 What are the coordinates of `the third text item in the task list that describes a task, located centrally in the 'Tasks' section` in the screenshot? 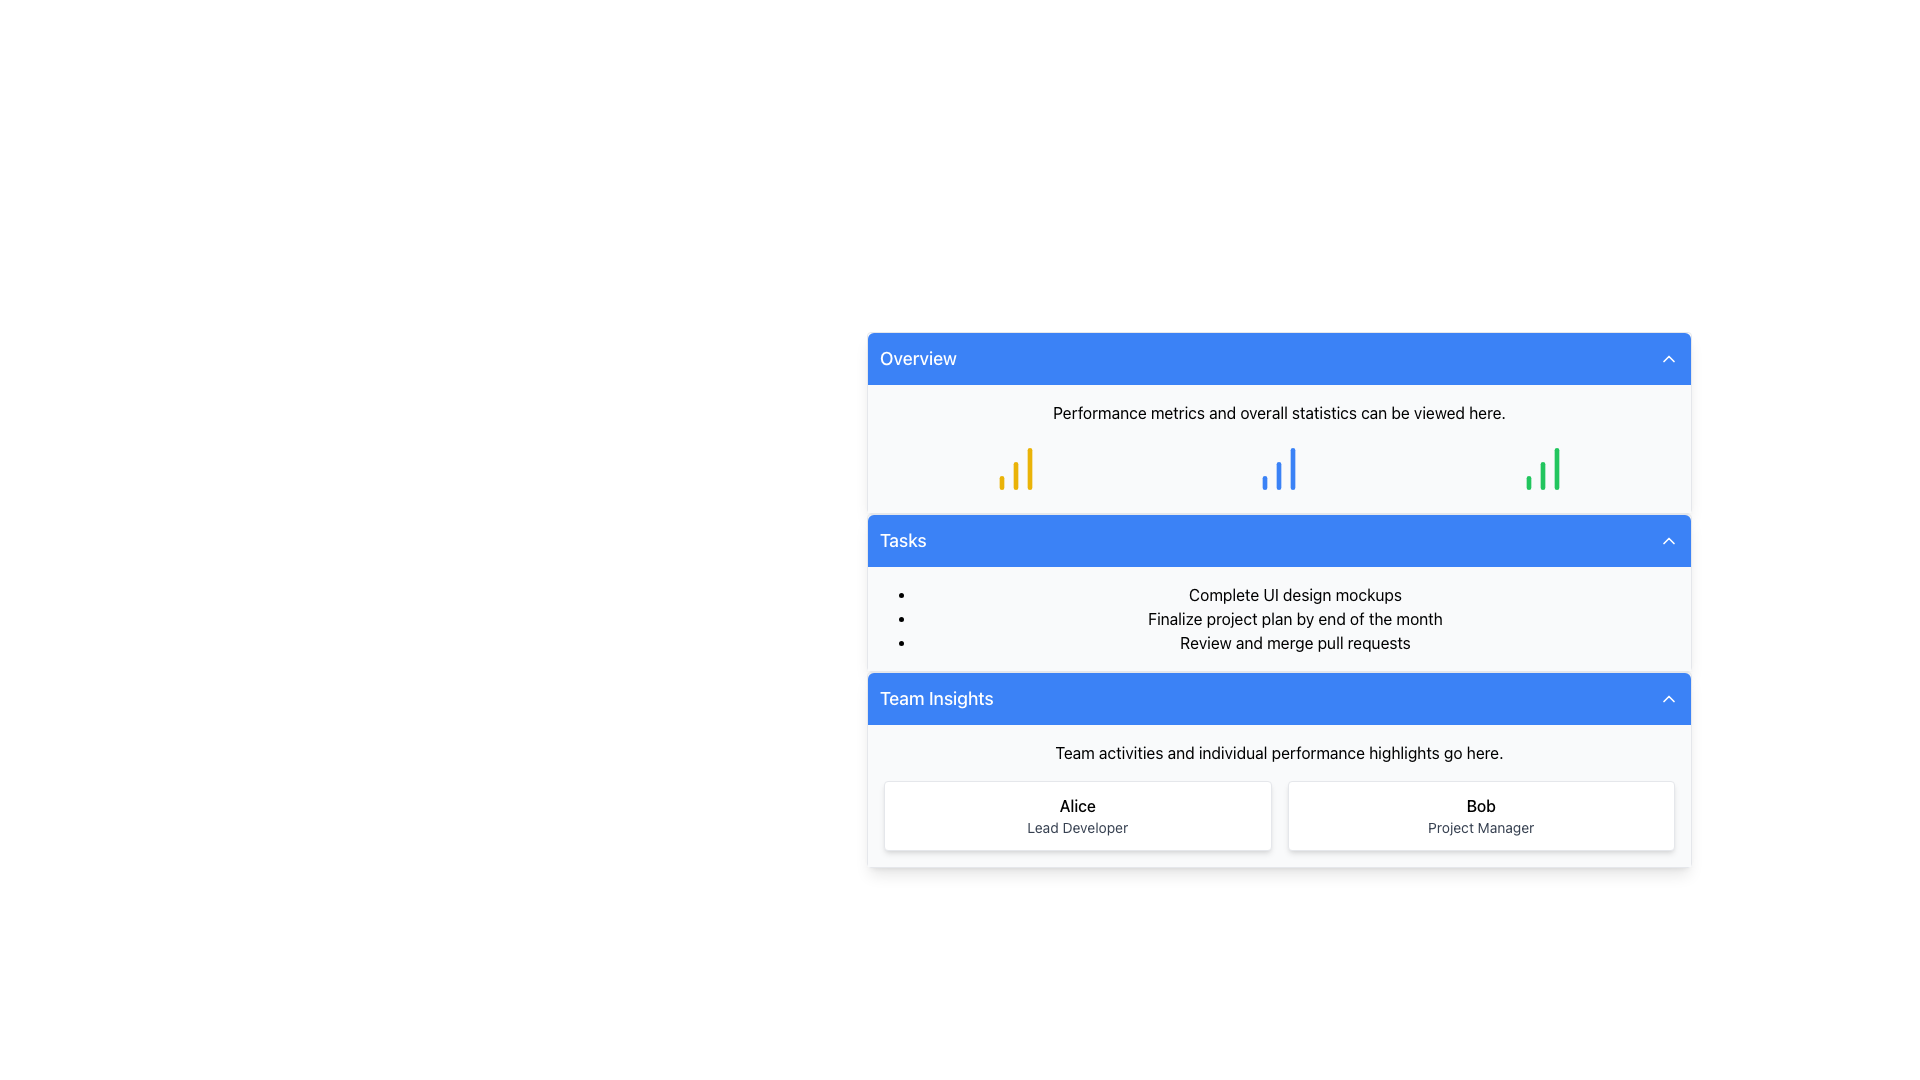 It's located at (1295, 643).